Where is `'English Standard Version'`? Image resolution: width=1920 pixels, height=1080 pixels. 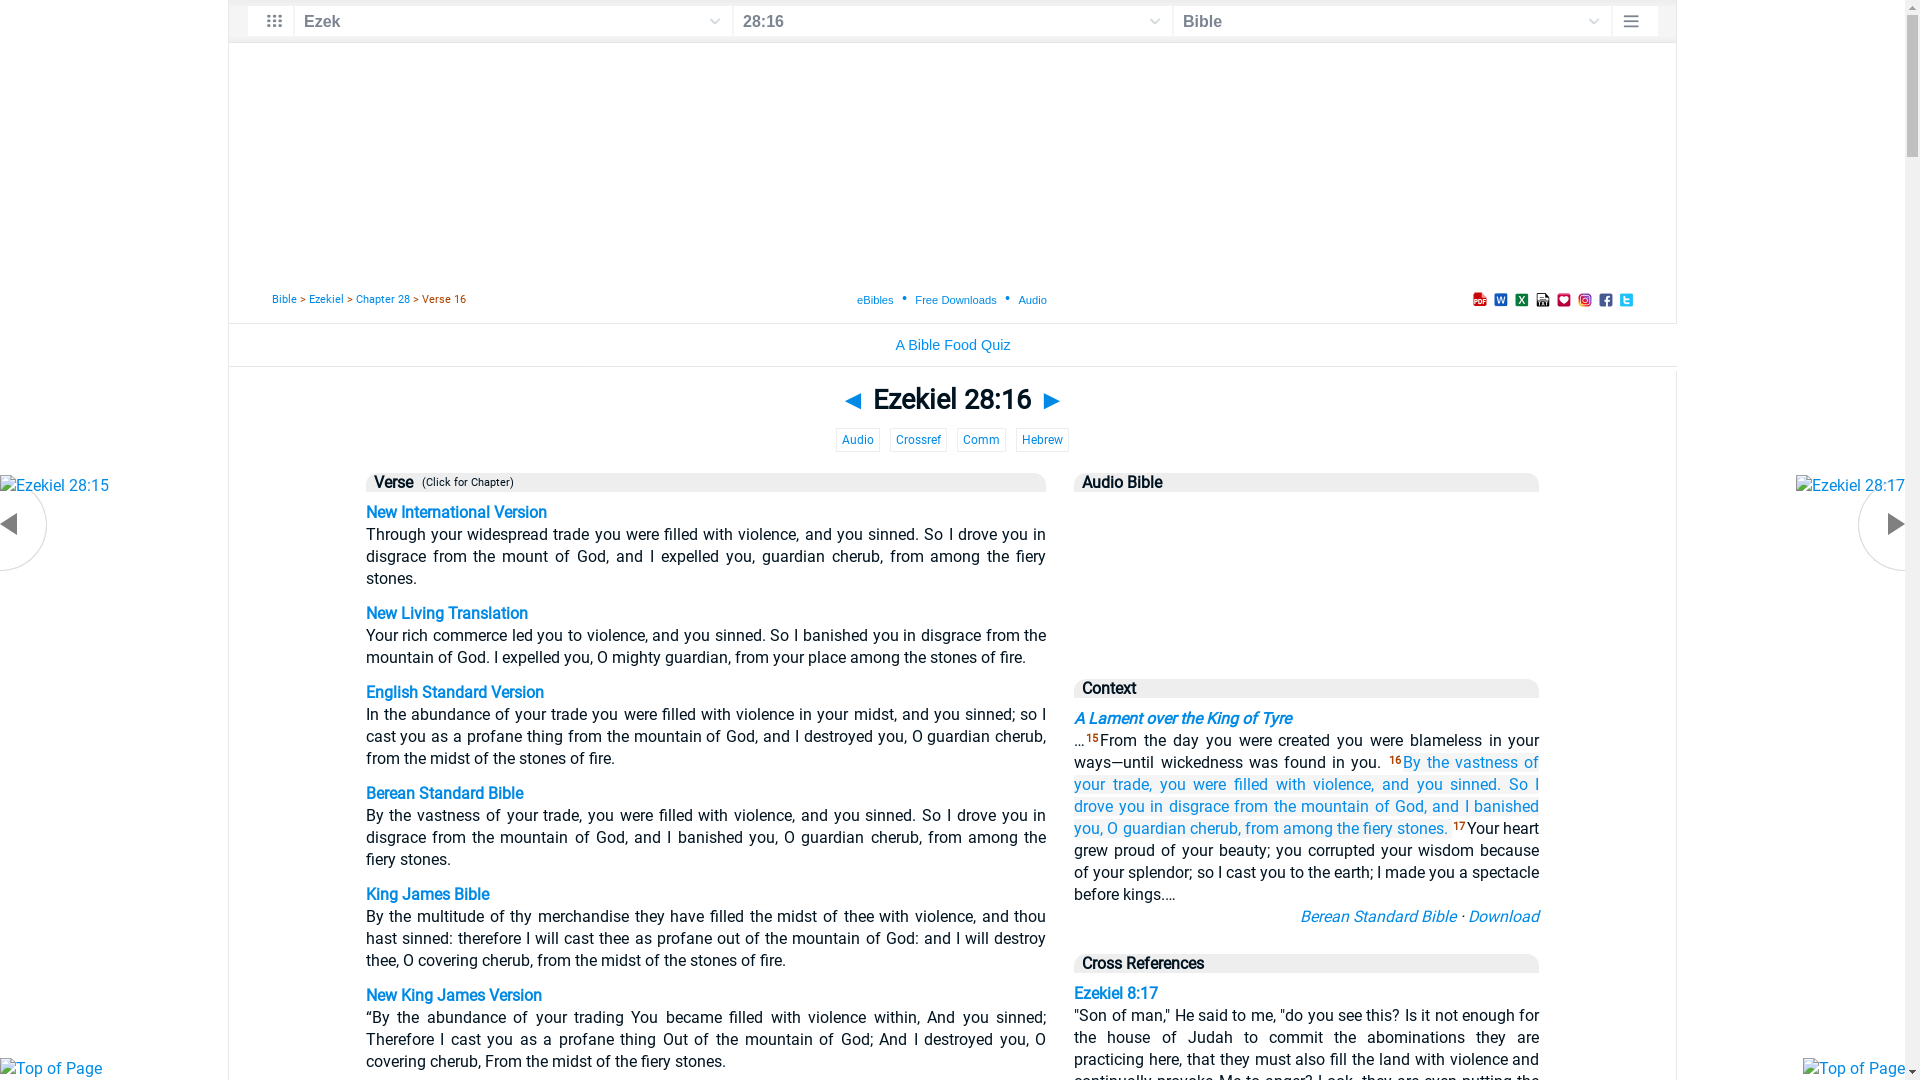
'English Standard Version' is located at coordinates (454, 691).